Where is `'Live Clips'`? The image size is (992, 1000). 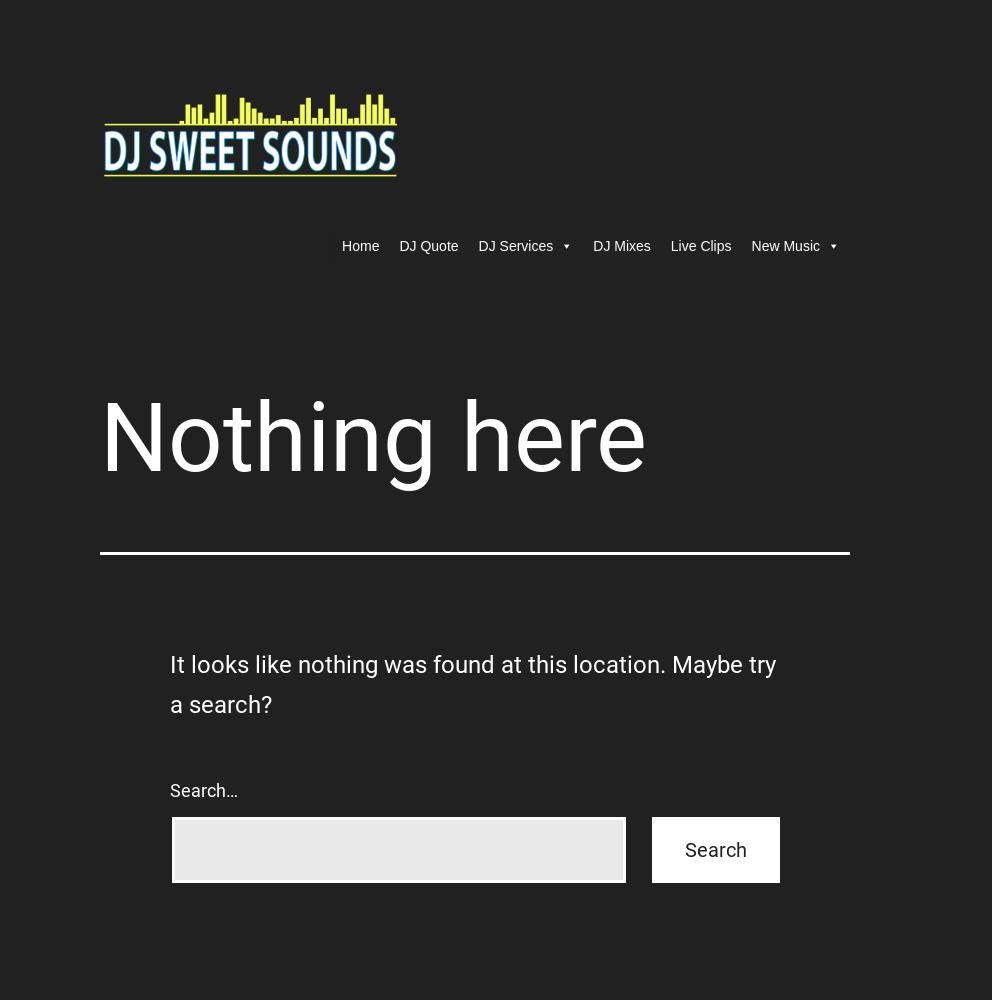 'Live Clips' is located at coordinates (699, 245).